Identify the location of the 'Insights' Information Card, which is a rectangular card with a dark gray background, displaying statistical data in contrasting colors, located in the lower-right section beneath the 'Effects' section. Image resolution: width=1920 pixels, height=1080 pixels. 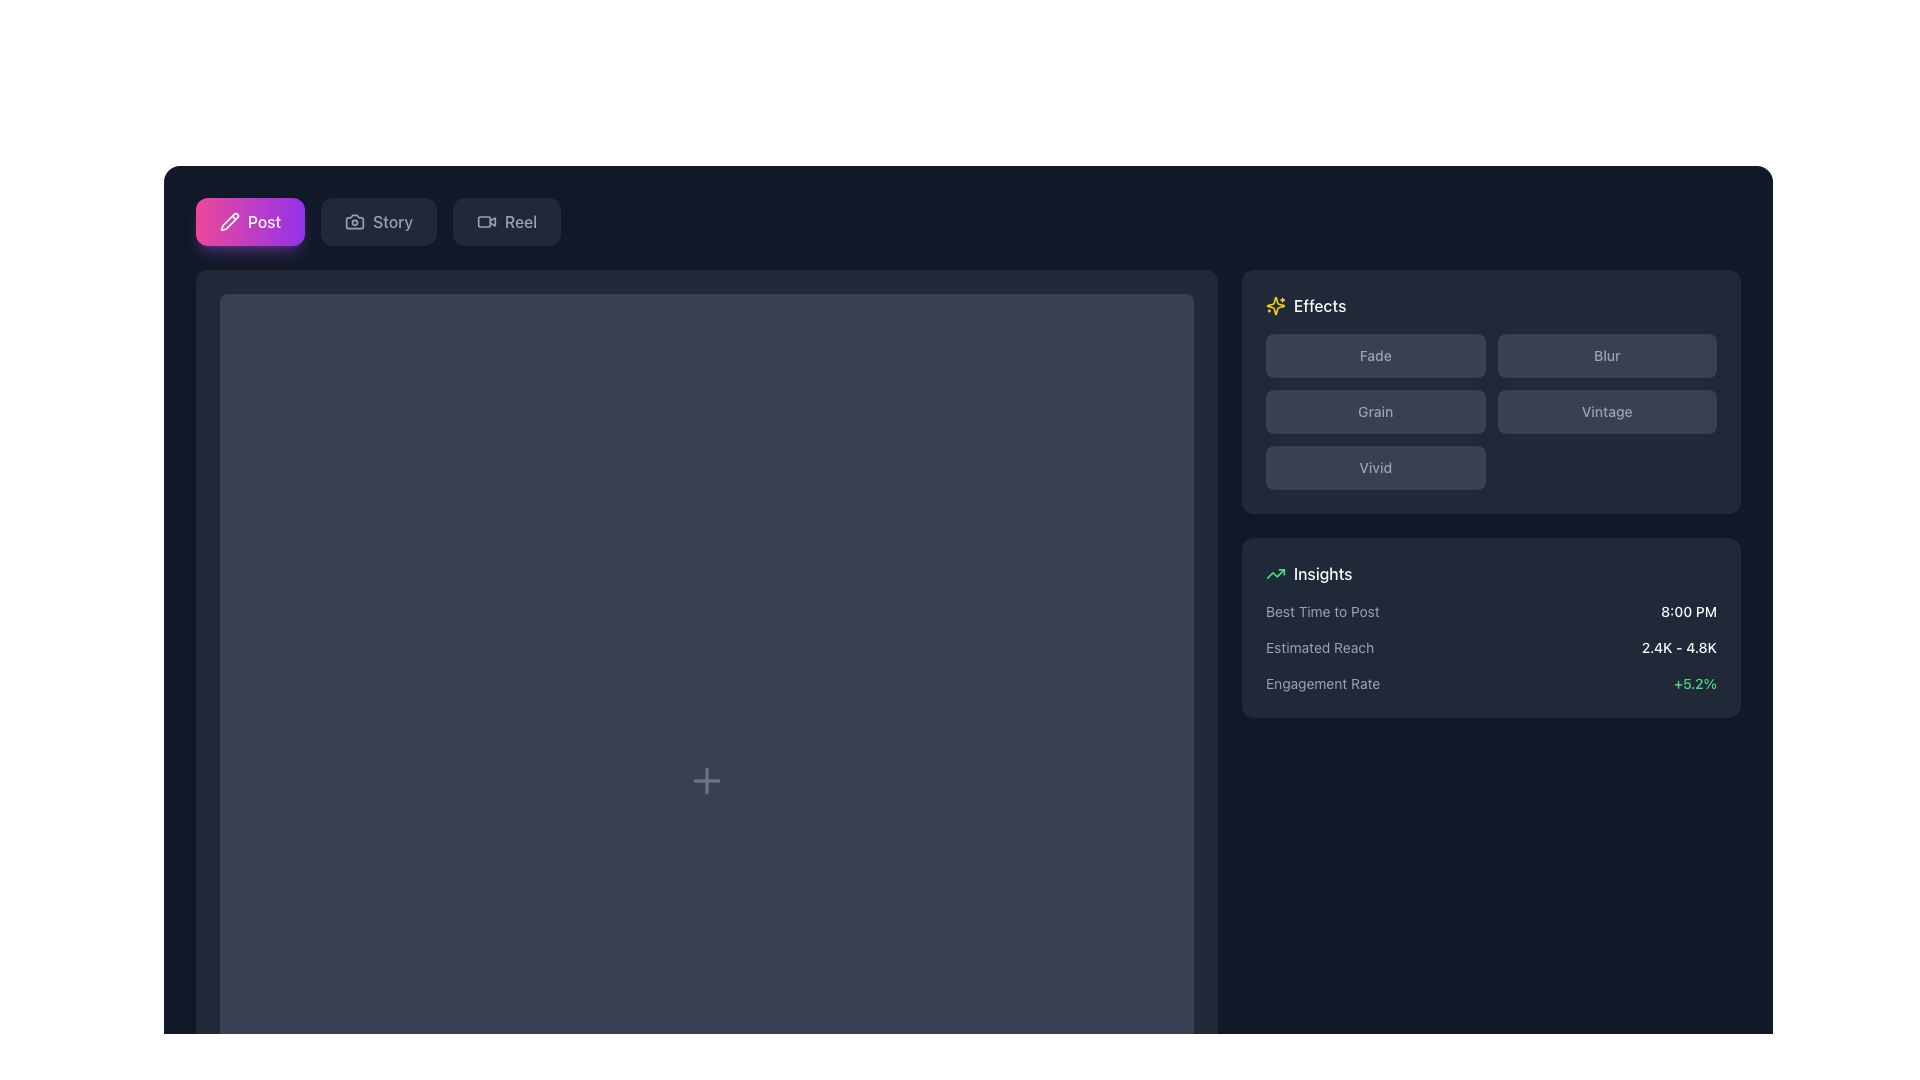
(1491, 627).